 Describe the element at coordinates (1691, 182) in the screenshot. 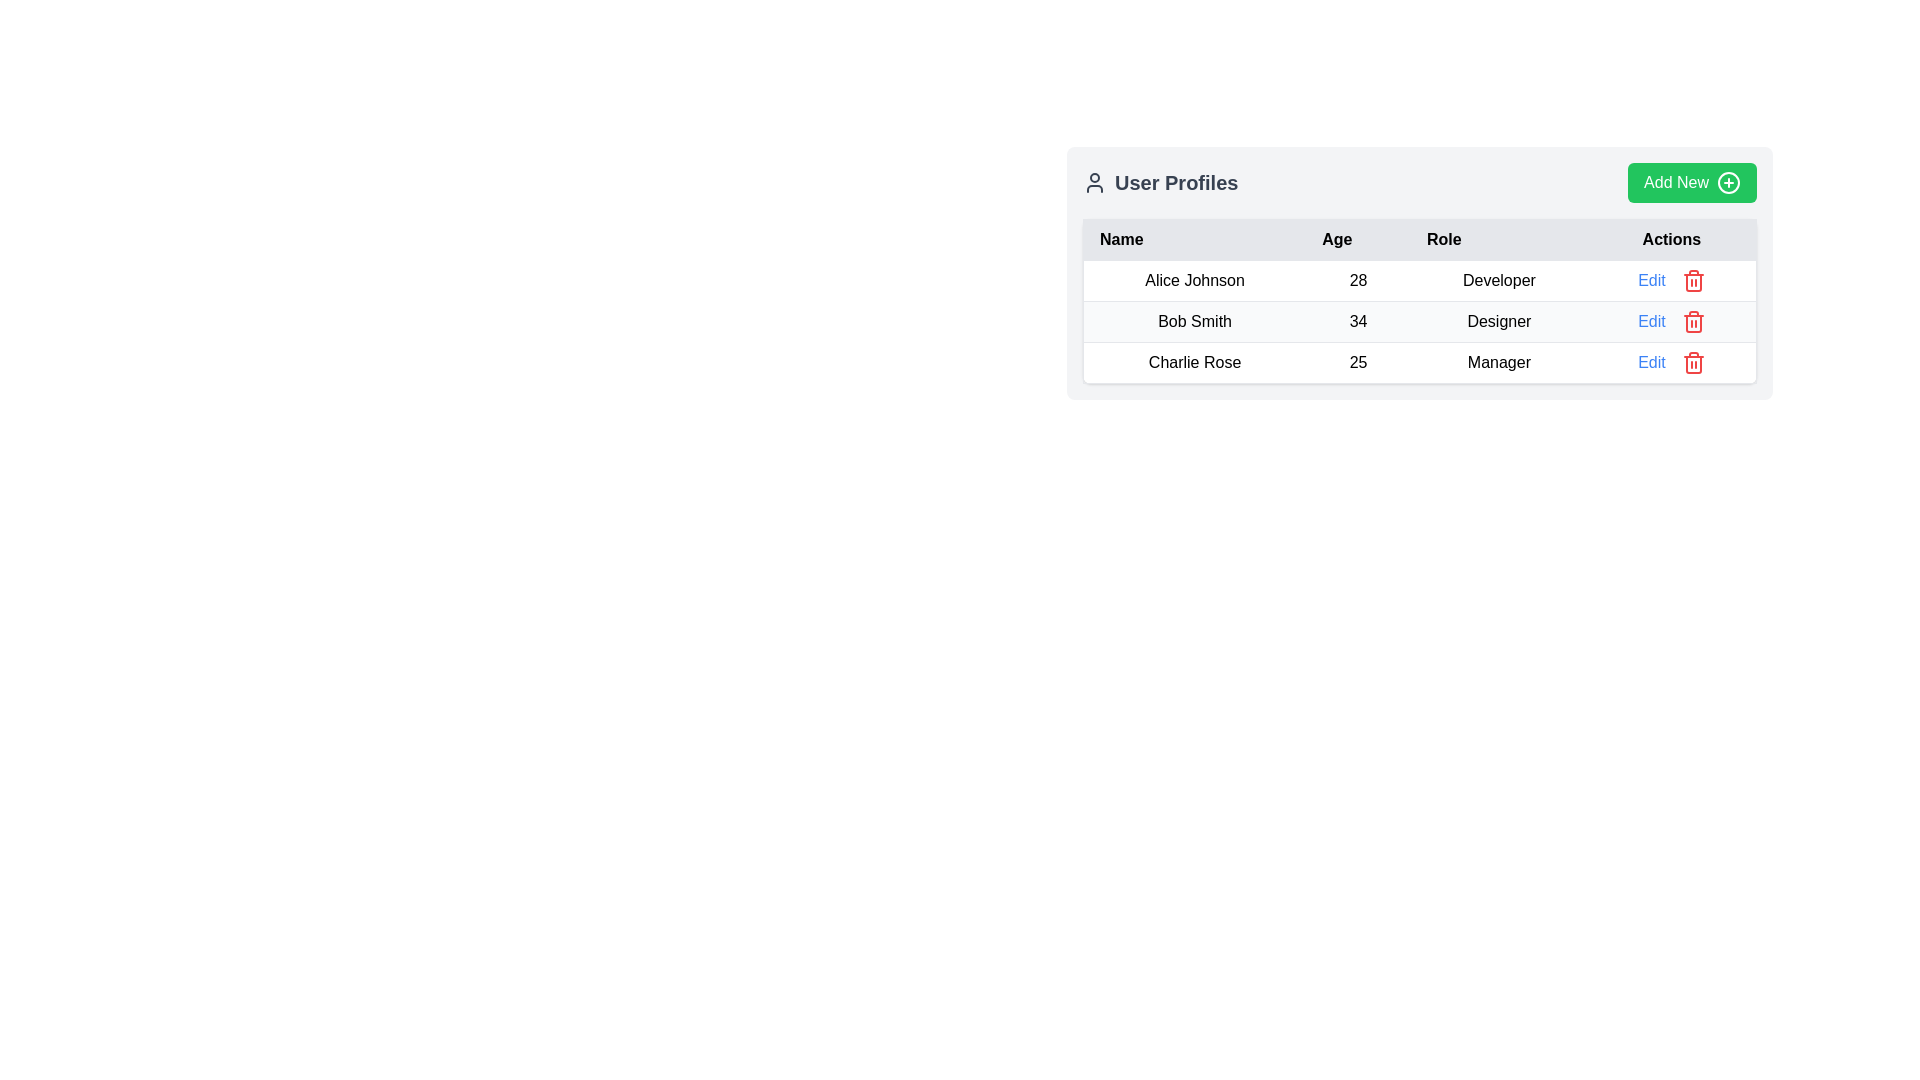

I see `the 'Add New' button, which is a rectangular button with a green background and white text, located in the top-right corner of the 'User Profiles' section` at that location.